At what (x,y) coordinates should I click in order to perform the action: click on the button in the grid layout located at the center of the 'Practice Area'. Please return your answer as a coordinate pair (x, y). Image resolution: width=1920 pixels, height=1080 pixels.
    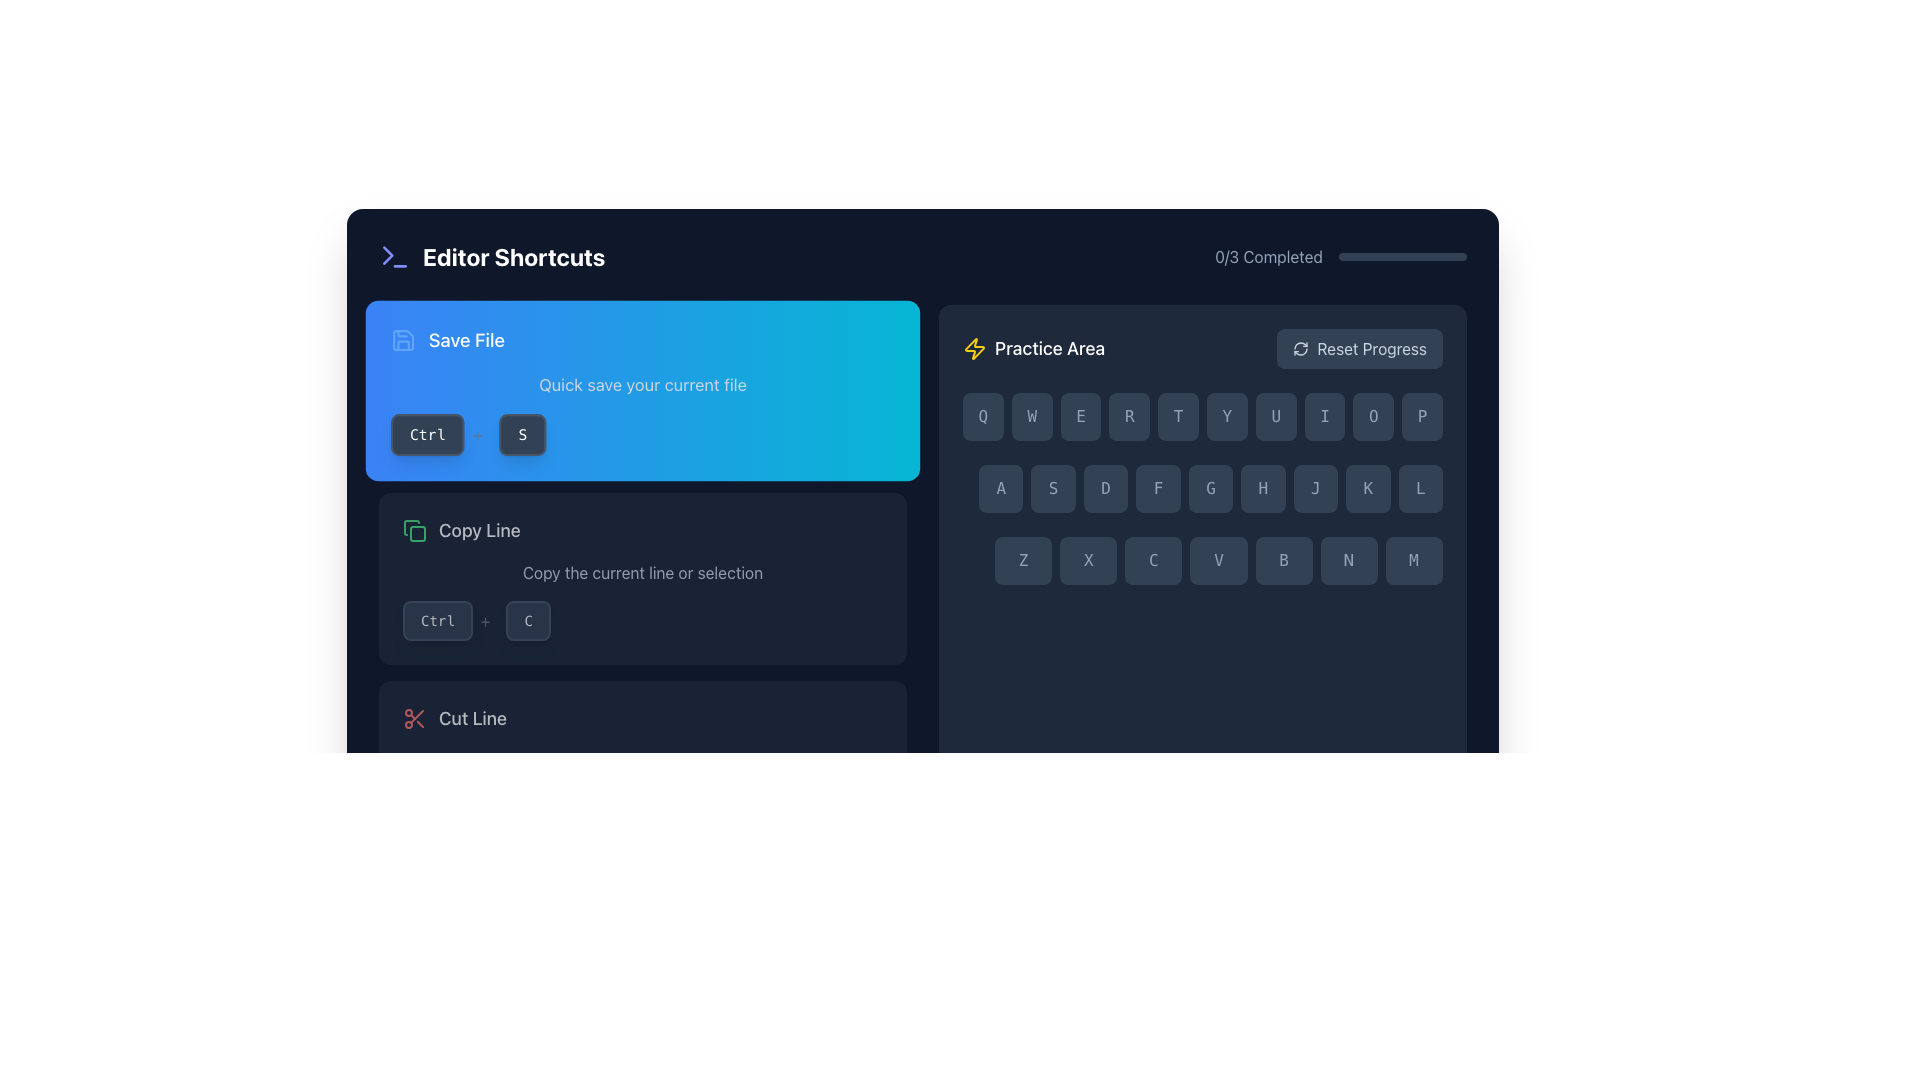
    Looking at the image, I should click on (1209, 489).